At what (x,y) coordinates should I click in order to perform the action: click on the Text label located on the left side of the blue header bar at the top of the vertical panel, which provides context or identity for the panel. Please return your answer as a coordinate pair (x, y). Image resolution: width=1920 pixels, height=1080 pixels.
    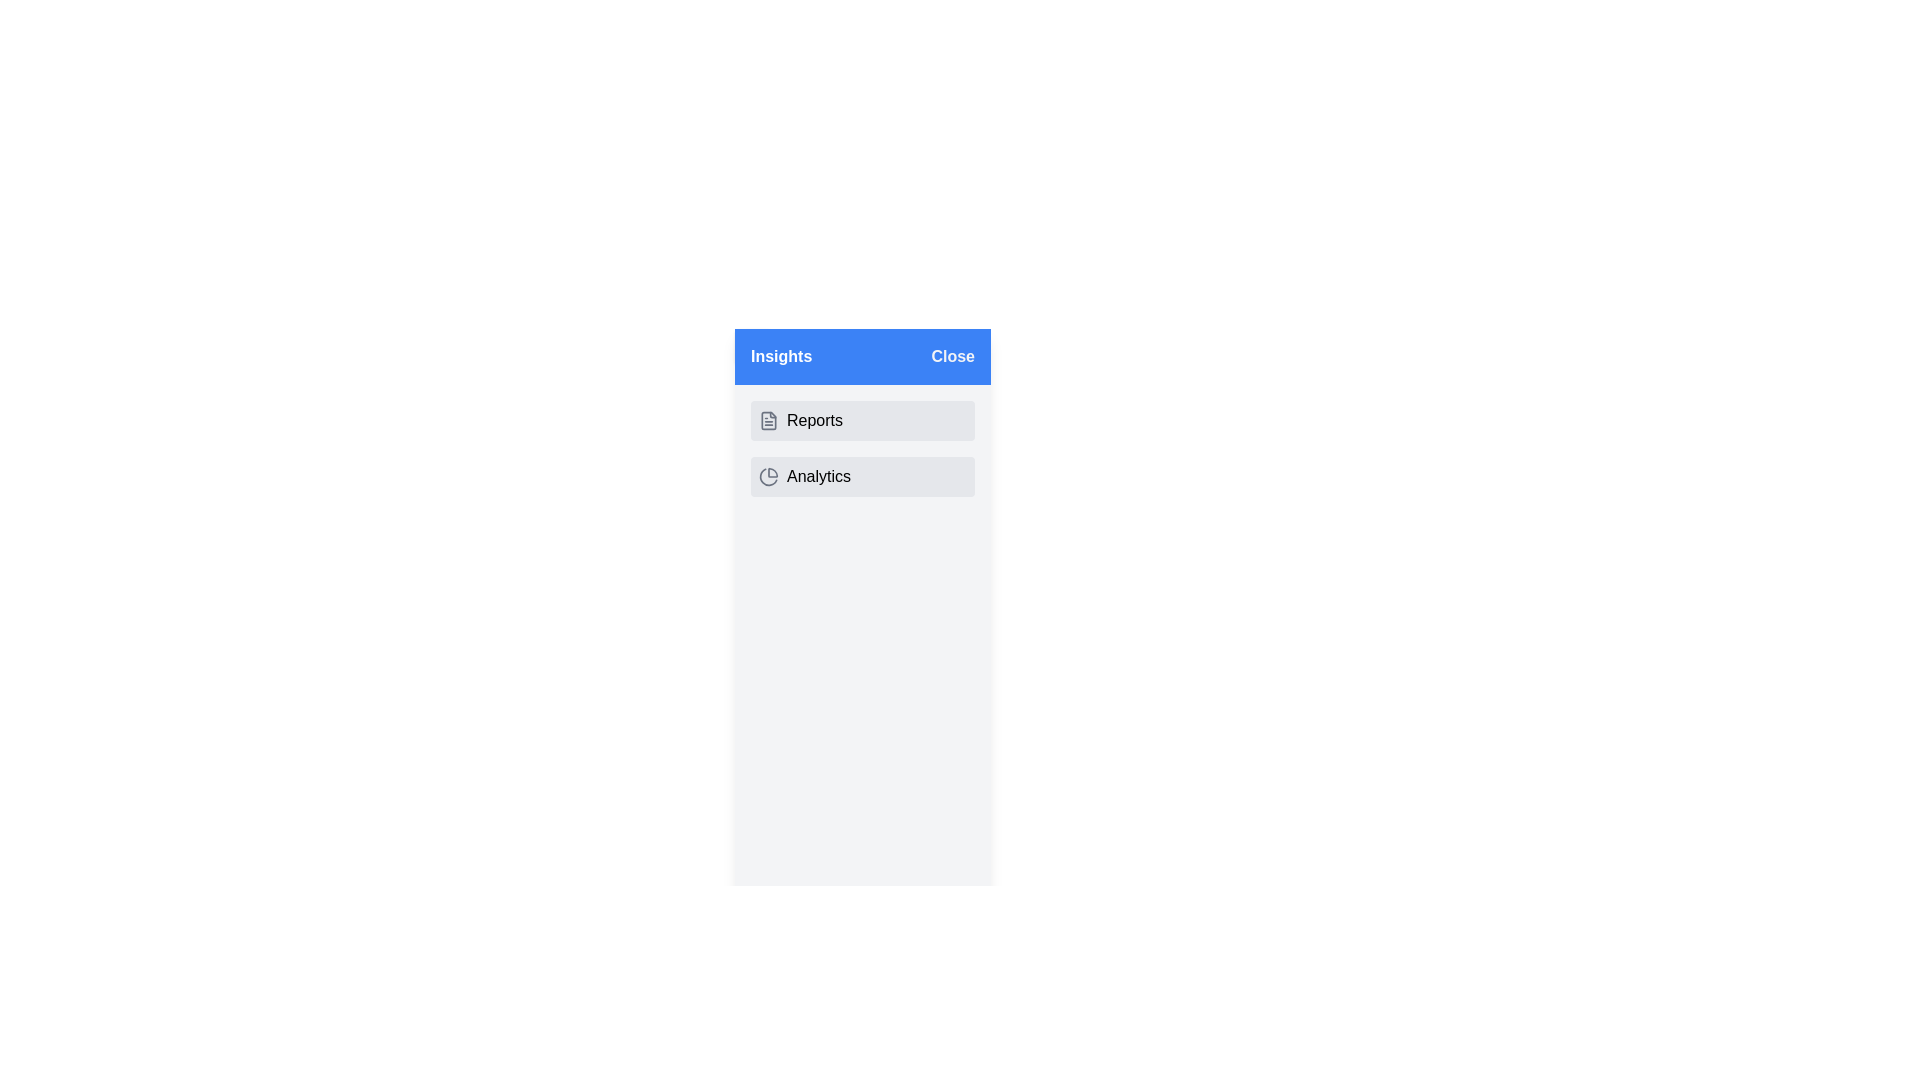
    Looking at the image, I should click on (780, 356).